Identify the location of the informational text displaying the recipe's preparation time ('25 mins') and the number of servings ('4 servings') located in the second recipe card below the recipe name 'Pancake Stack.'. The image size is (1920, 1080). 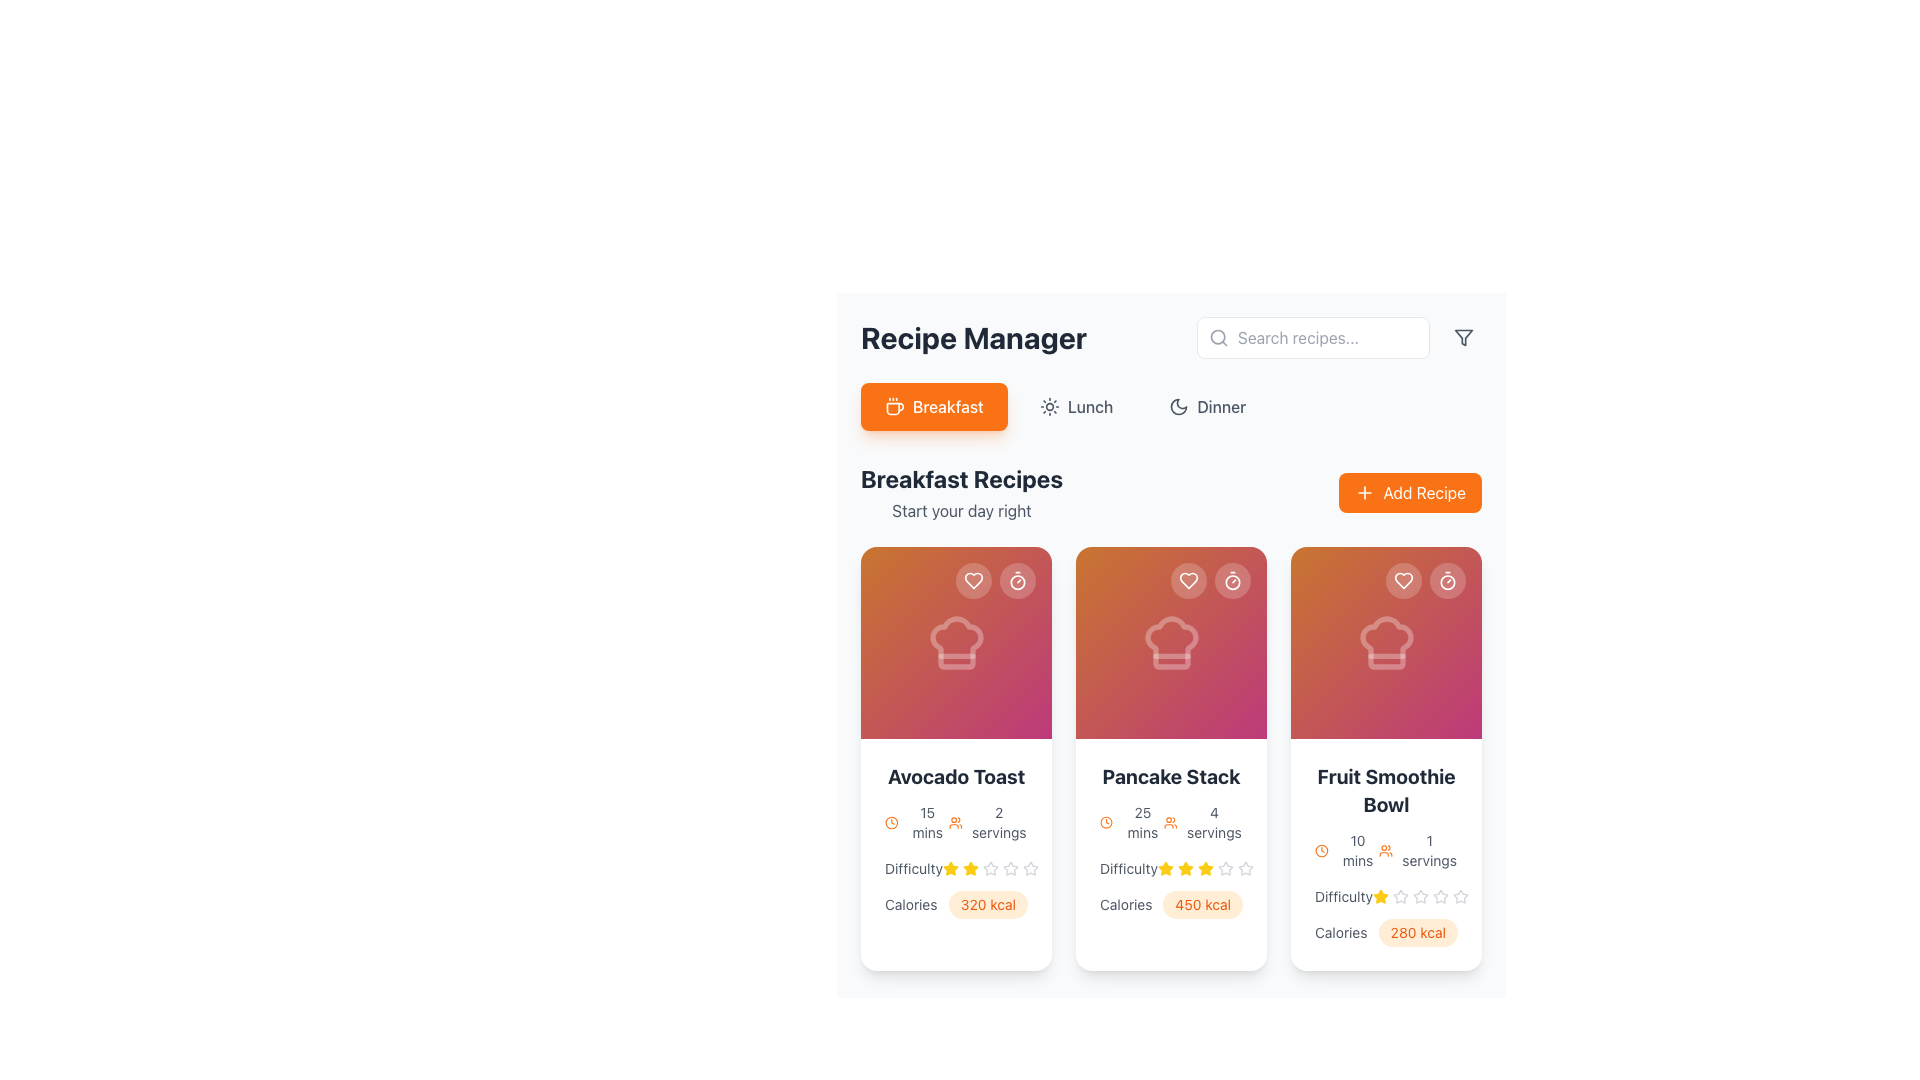
(1171, 822).